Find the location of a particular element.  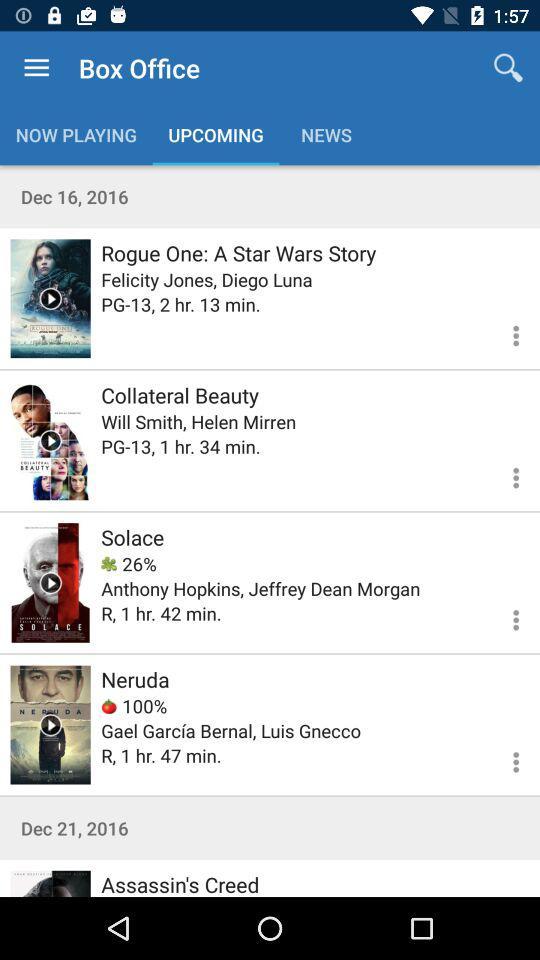

video is located at coordinates (50, 724).